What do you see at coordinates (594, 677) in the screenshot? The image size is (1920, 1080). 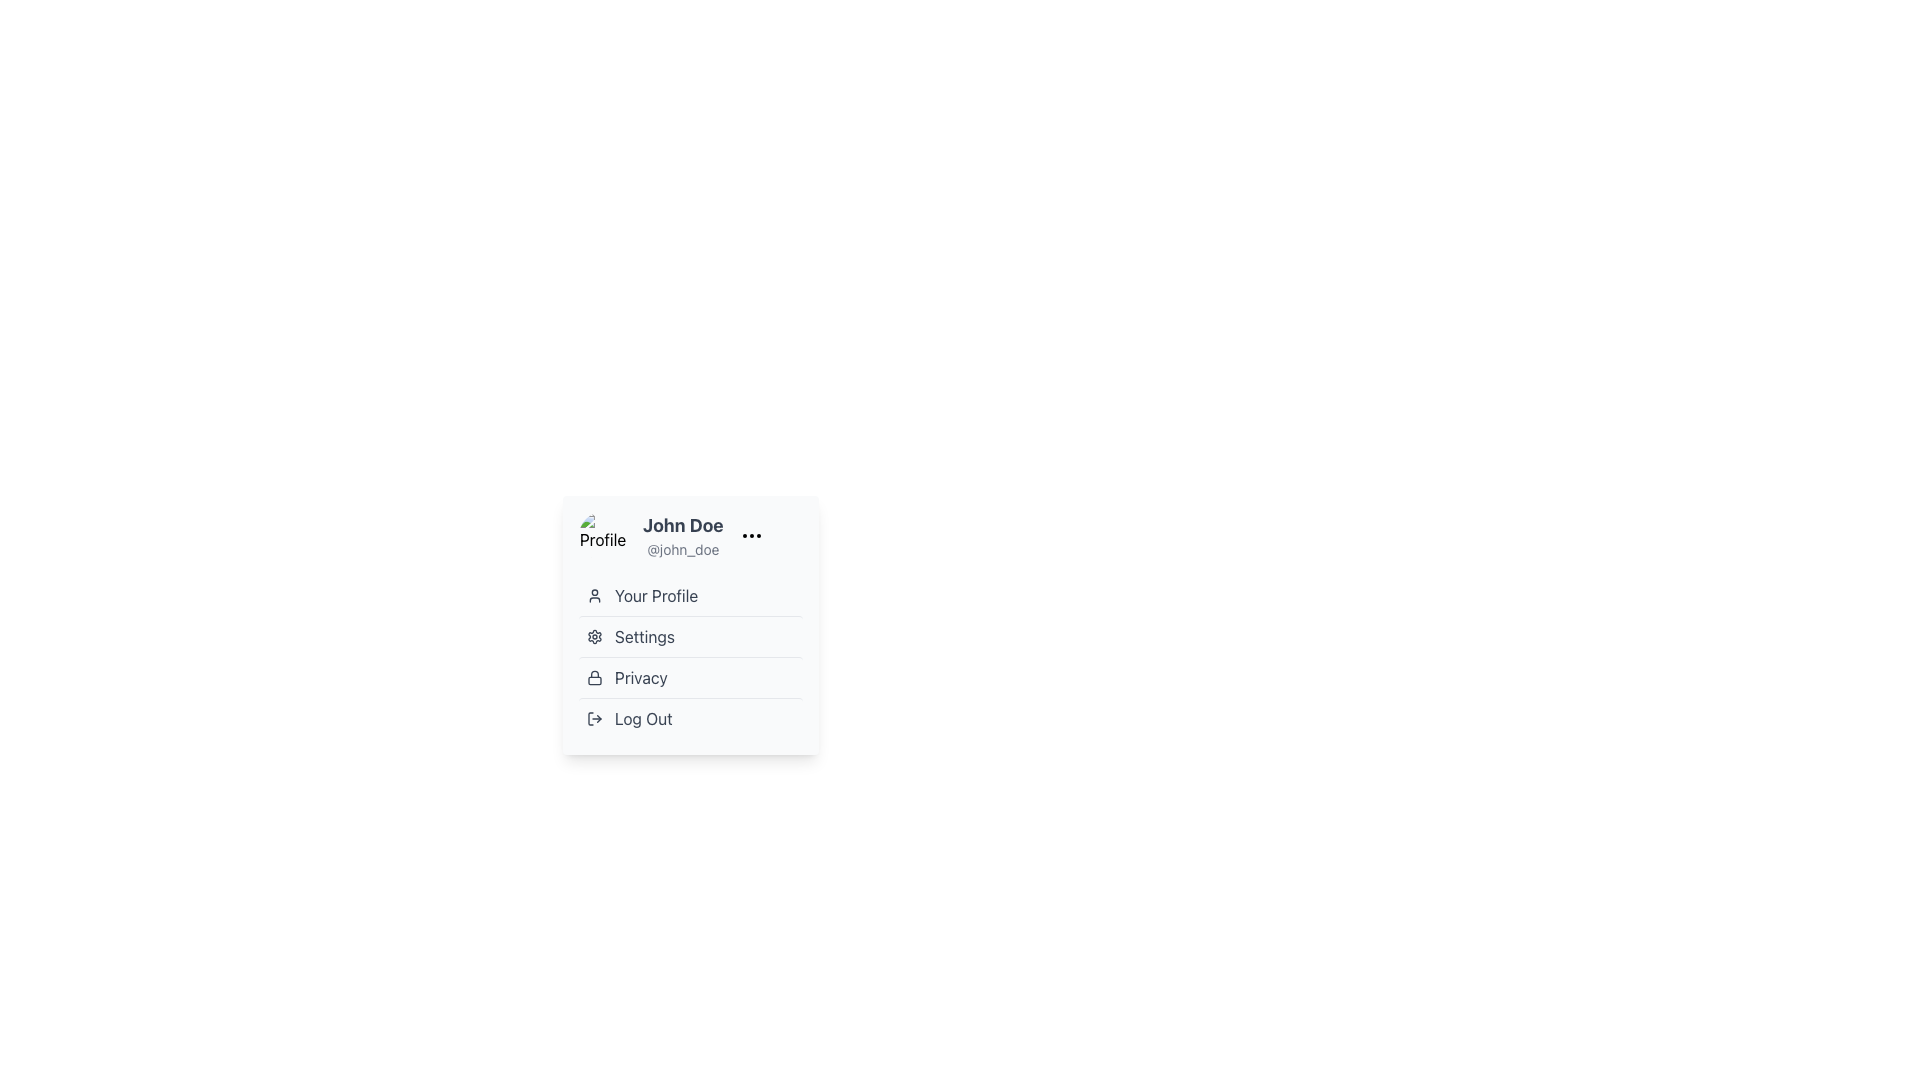 I see `the decorative lock icon representing privacy, located to the left of the 'Privacy' text label` at bounding box center [594, 677].